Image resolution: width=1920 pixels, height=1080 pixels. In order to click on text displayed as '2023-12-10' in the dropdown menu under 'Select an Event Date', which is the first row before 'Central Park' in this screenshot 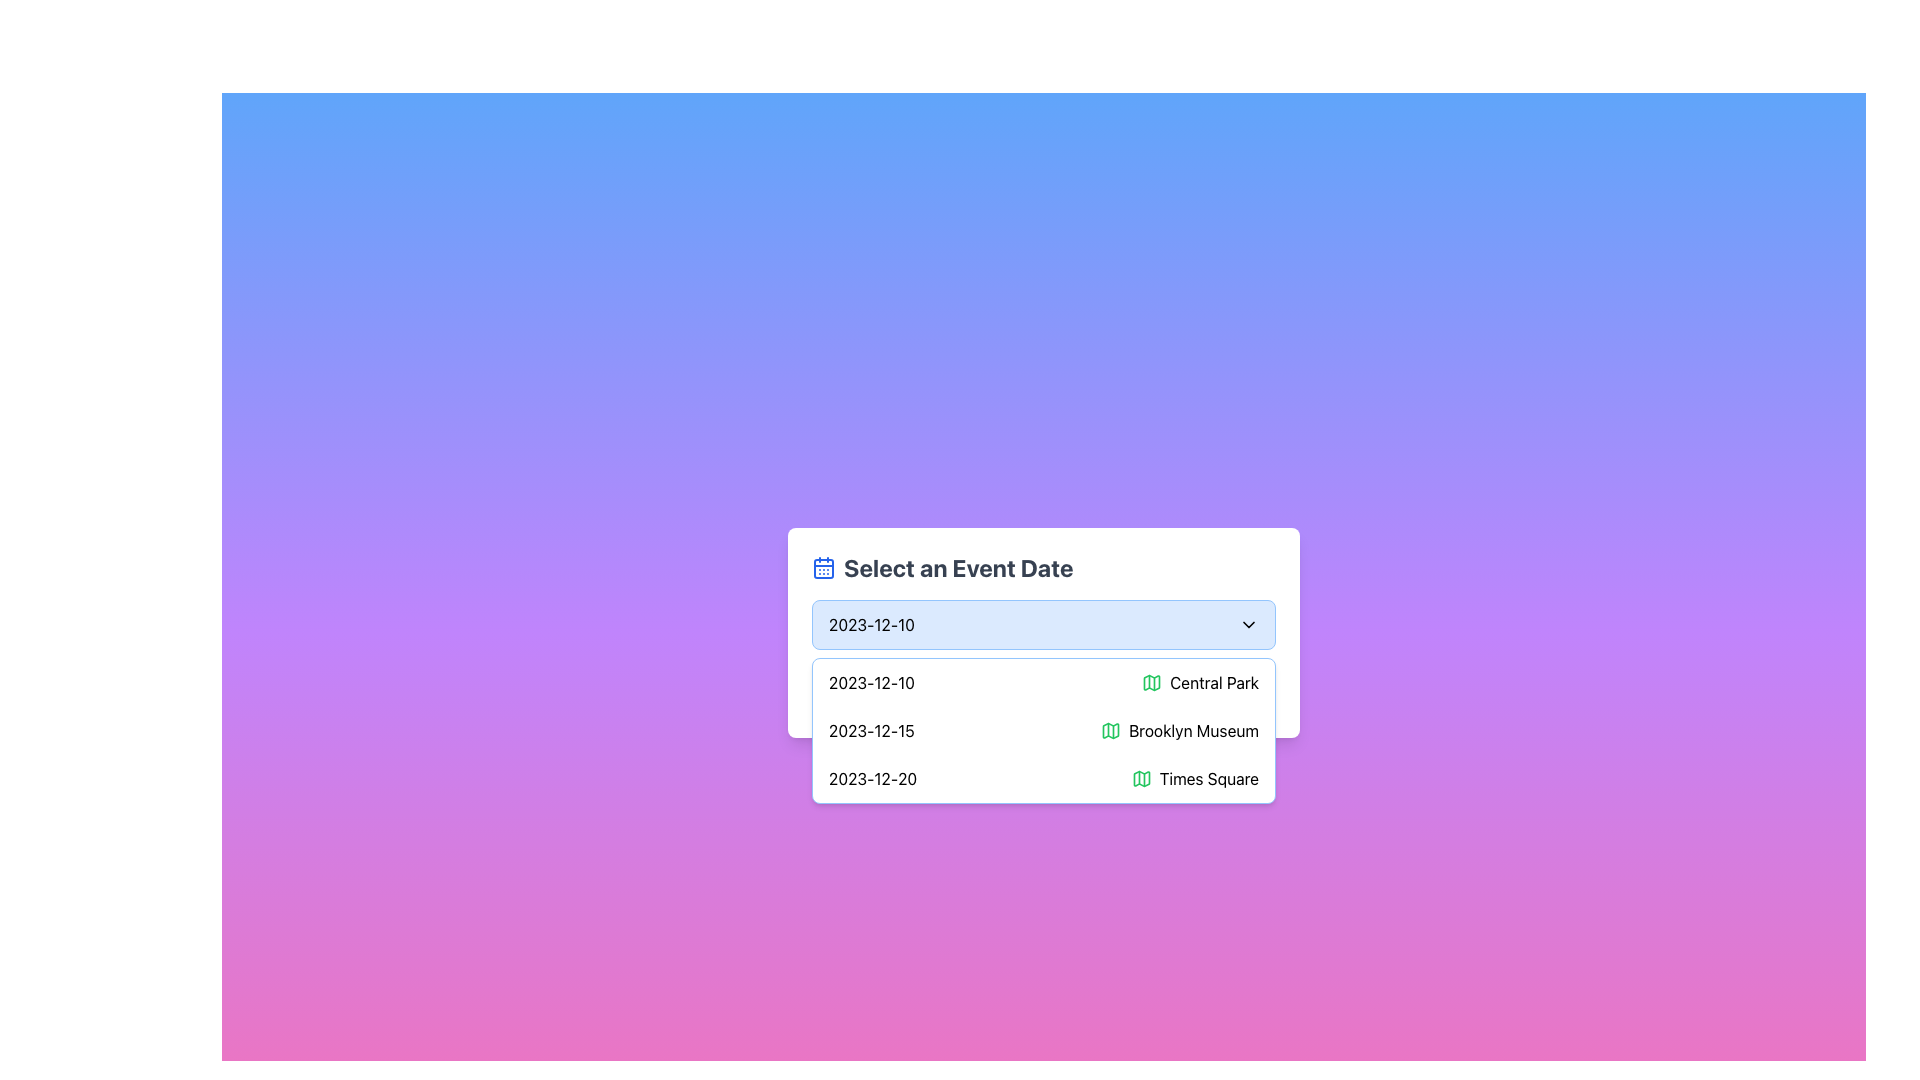, I will do `click(872, 681)`.